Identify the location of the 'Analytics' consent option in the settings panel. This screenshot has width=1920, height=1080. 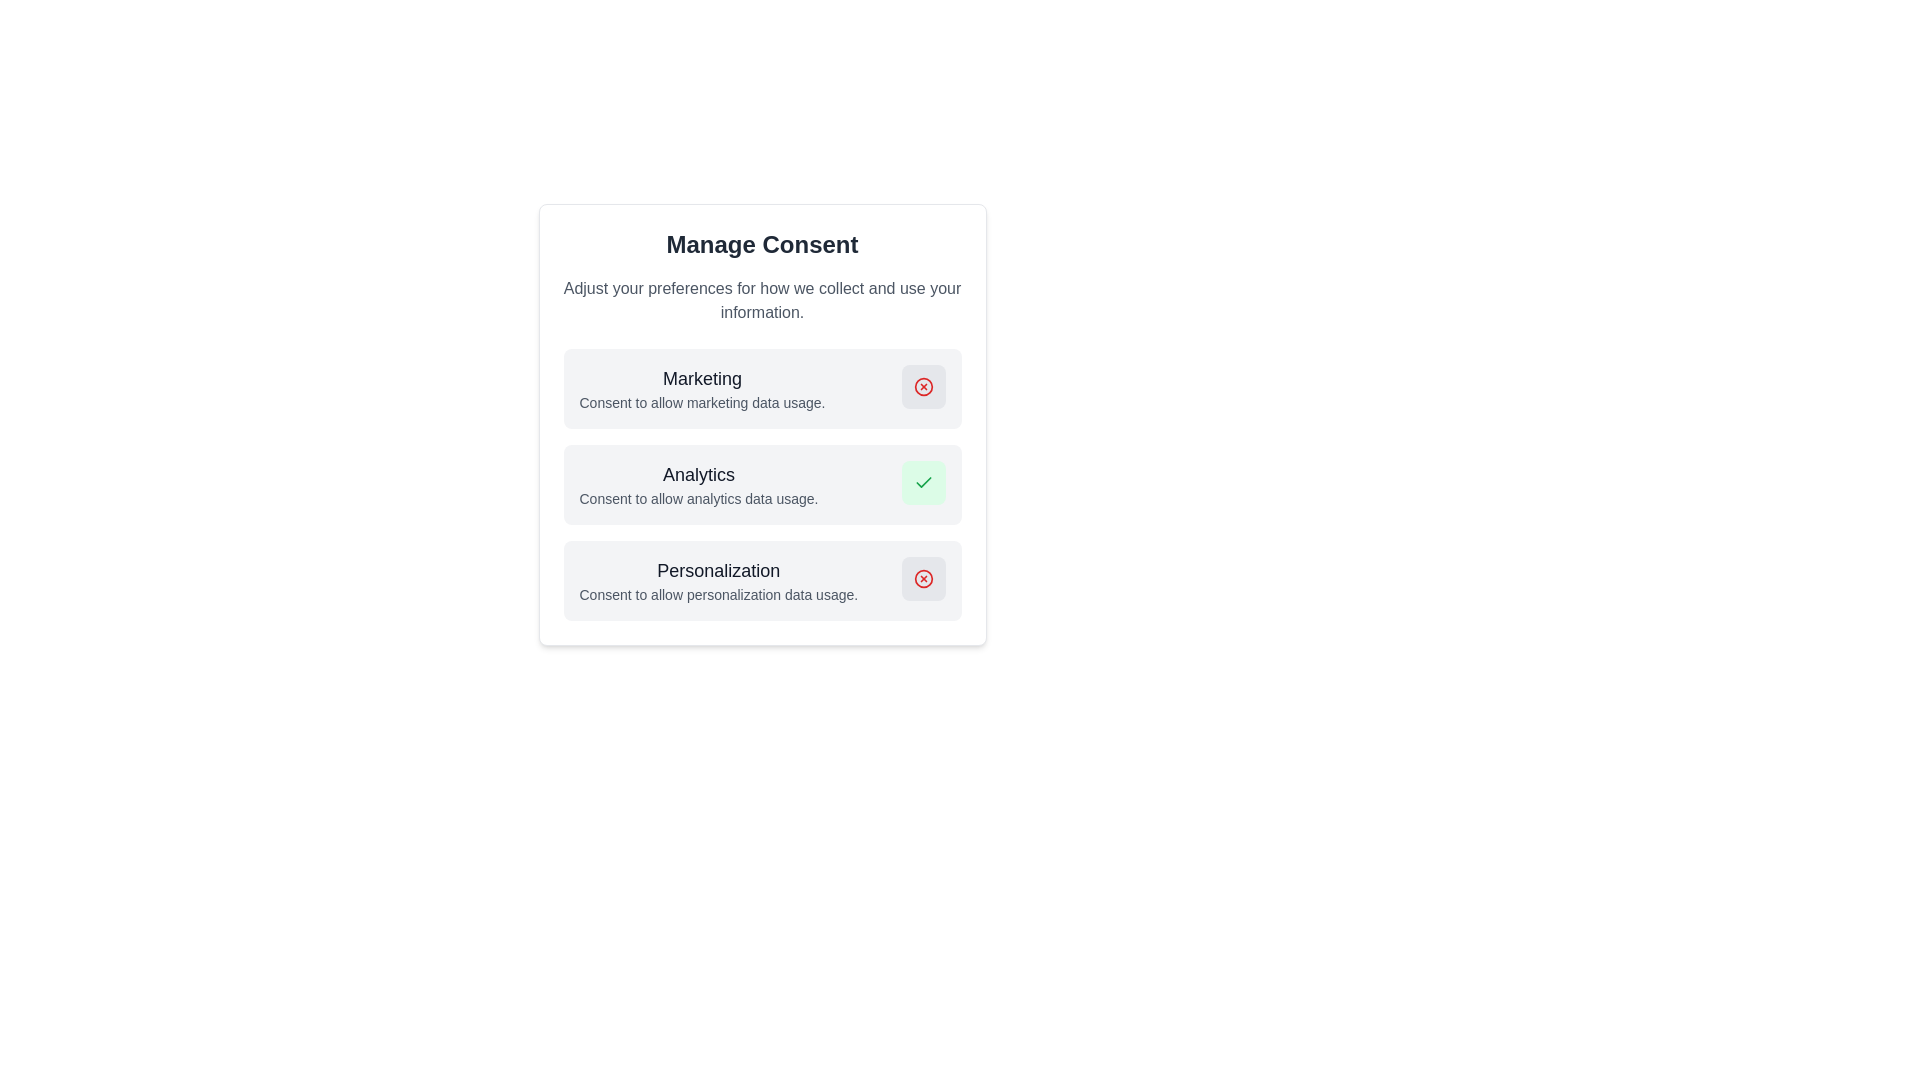
(761, 485).